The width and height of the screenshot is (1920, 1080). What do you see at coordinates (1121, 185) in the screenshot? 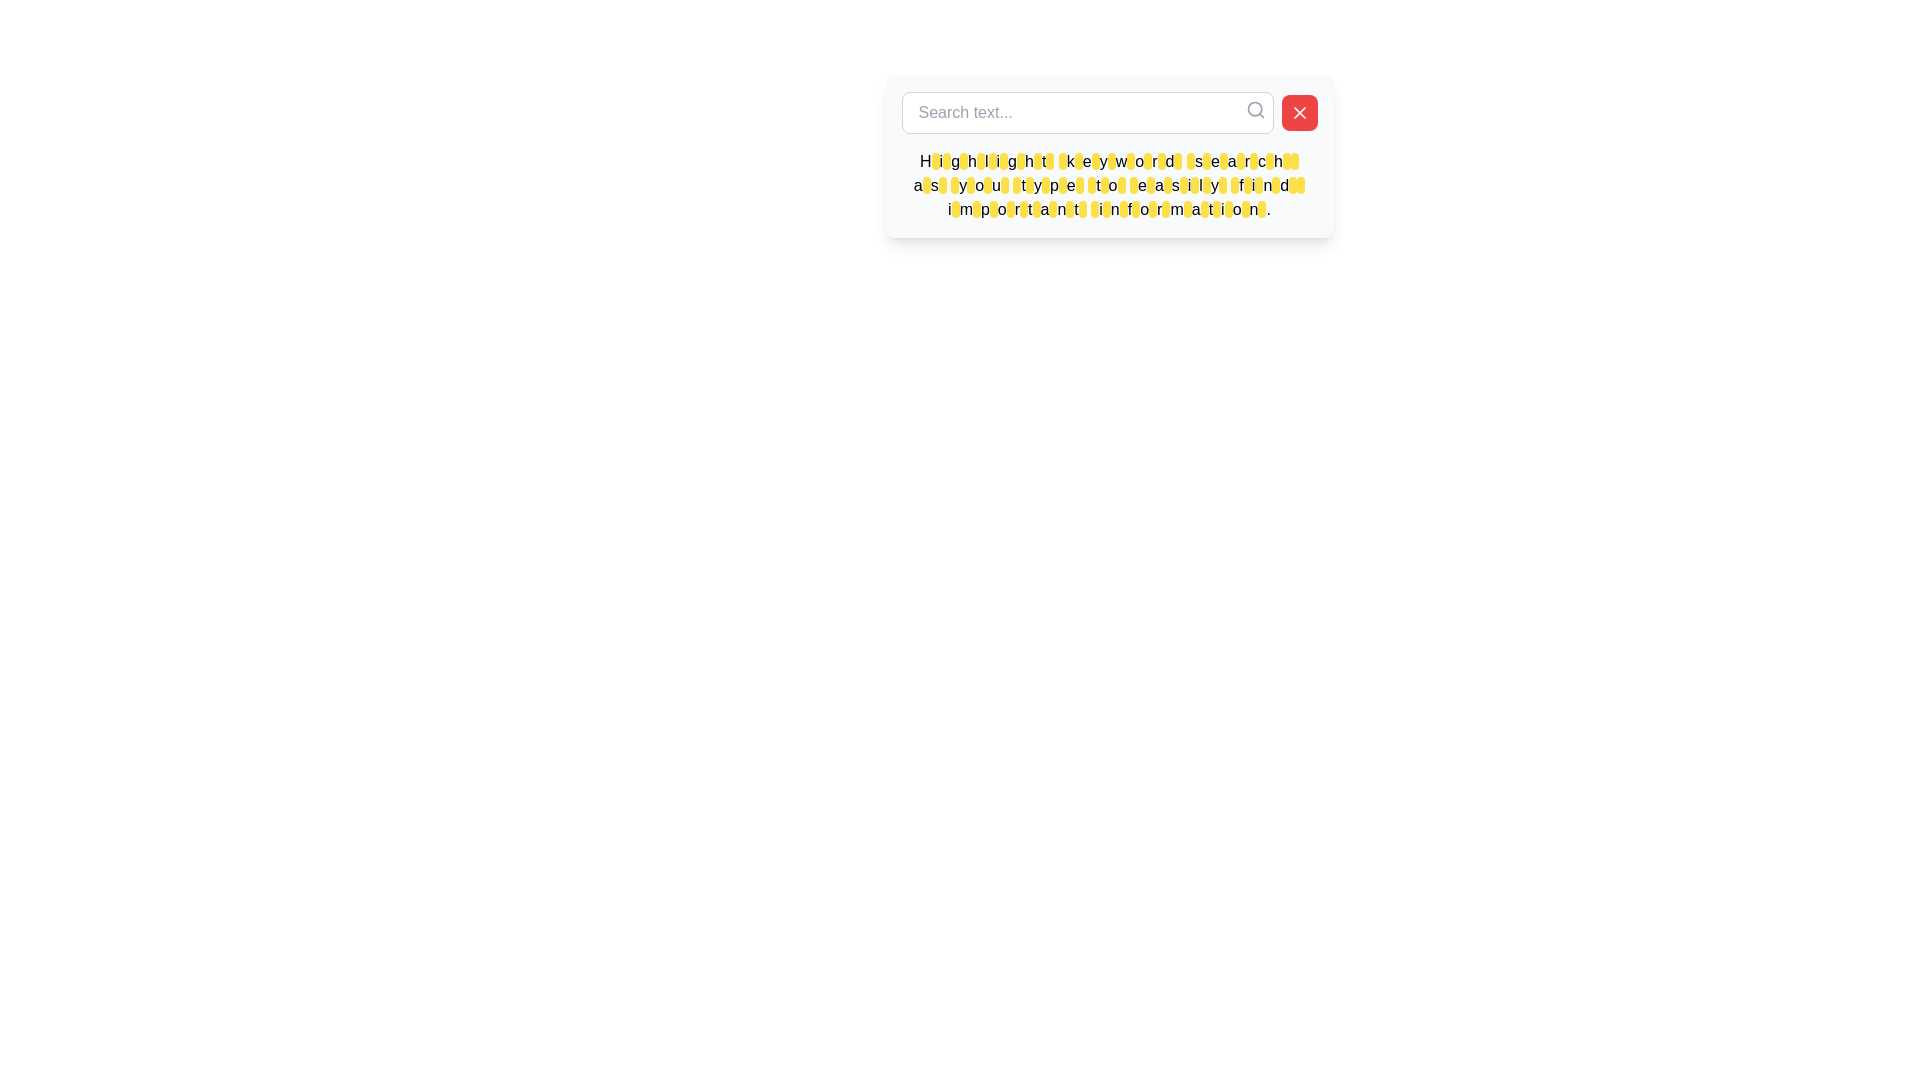
I see `the decorative highlight located on the second line of the multi-line text block, which emphasizes a segment of the information text` at bounding box center [1121, 185].